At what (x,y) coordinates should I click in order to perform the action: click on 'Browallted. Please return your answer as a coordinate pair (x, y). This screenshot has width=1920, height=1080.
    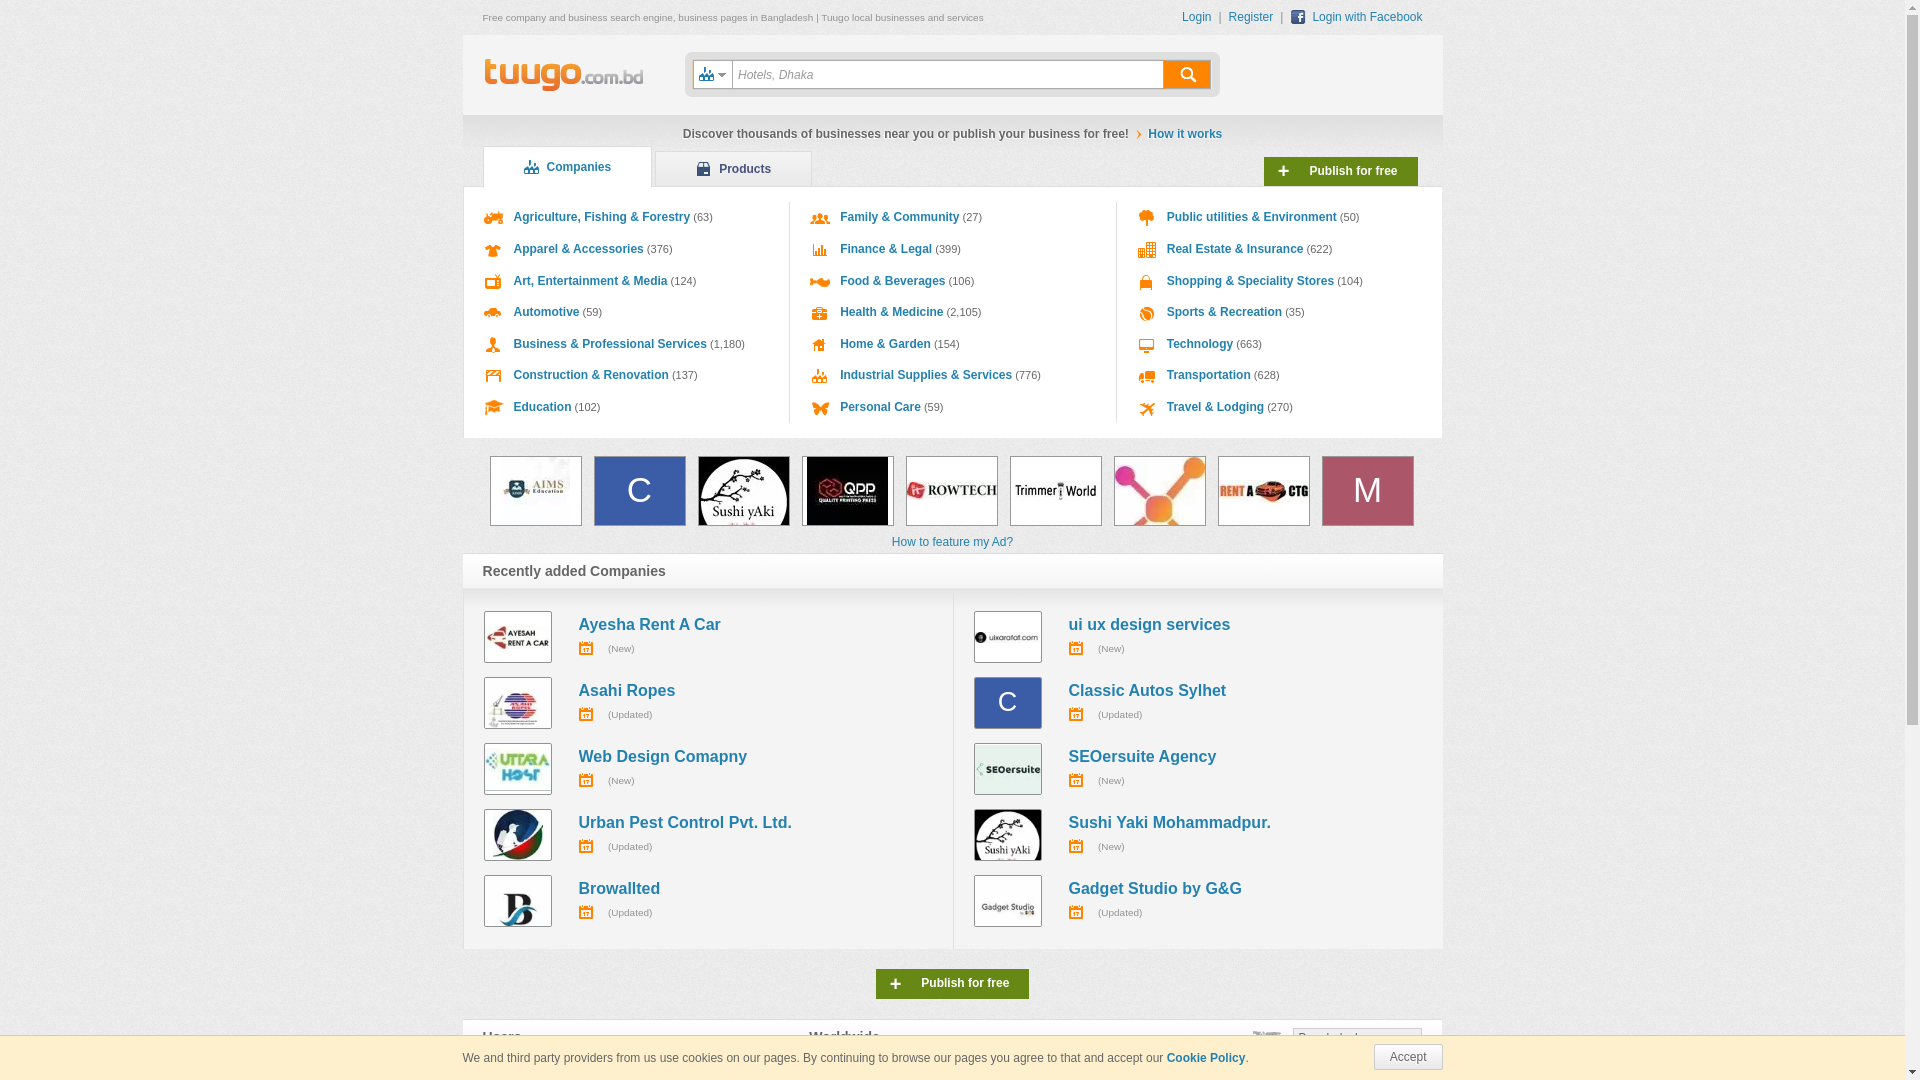
    Looking at the image, I should click on (708, 901).